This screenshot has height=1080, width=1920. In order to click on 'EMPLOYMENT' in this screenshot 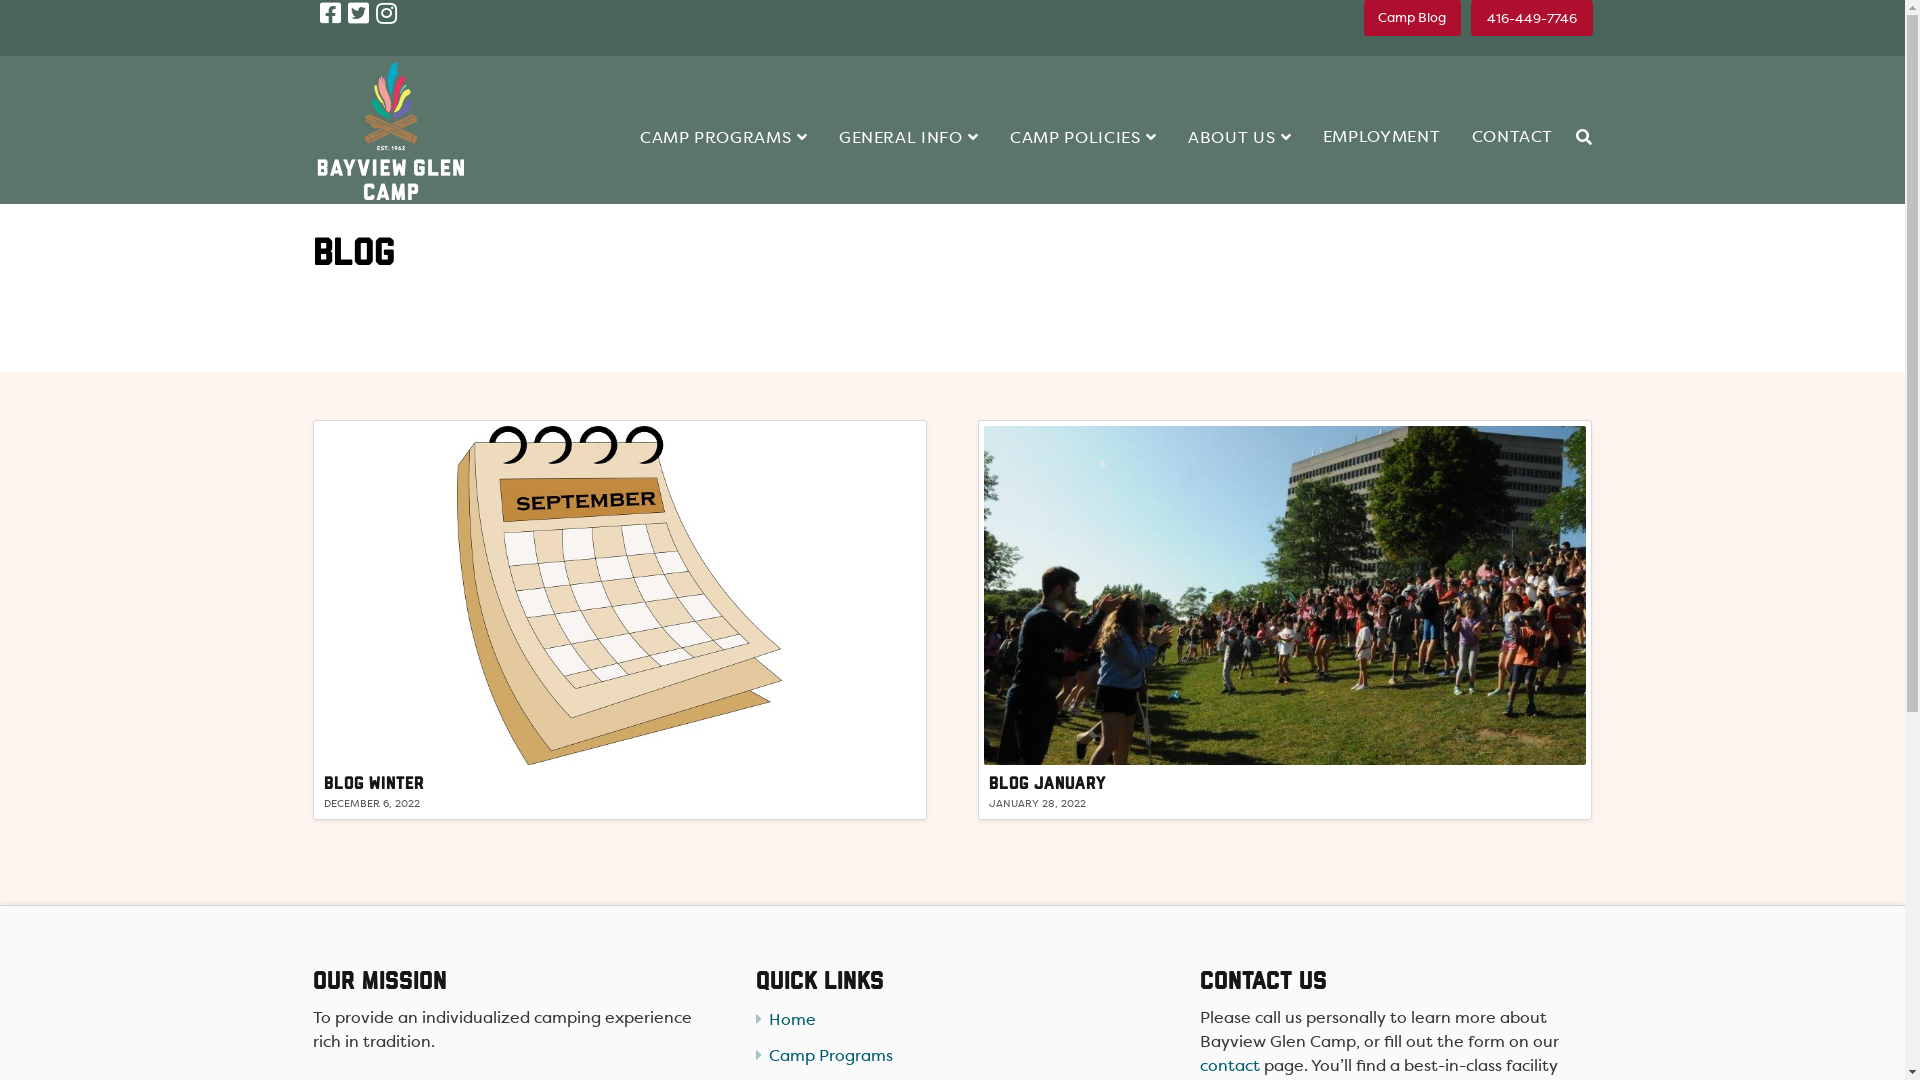, I will do `click(1380, 100)`.